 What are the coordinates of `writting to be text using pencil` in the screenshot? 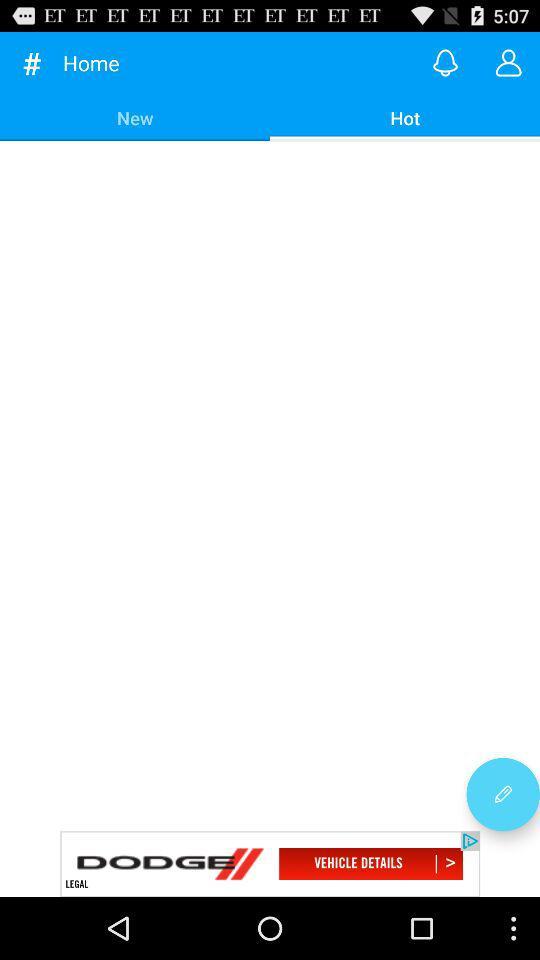 It's located at (502, 794).